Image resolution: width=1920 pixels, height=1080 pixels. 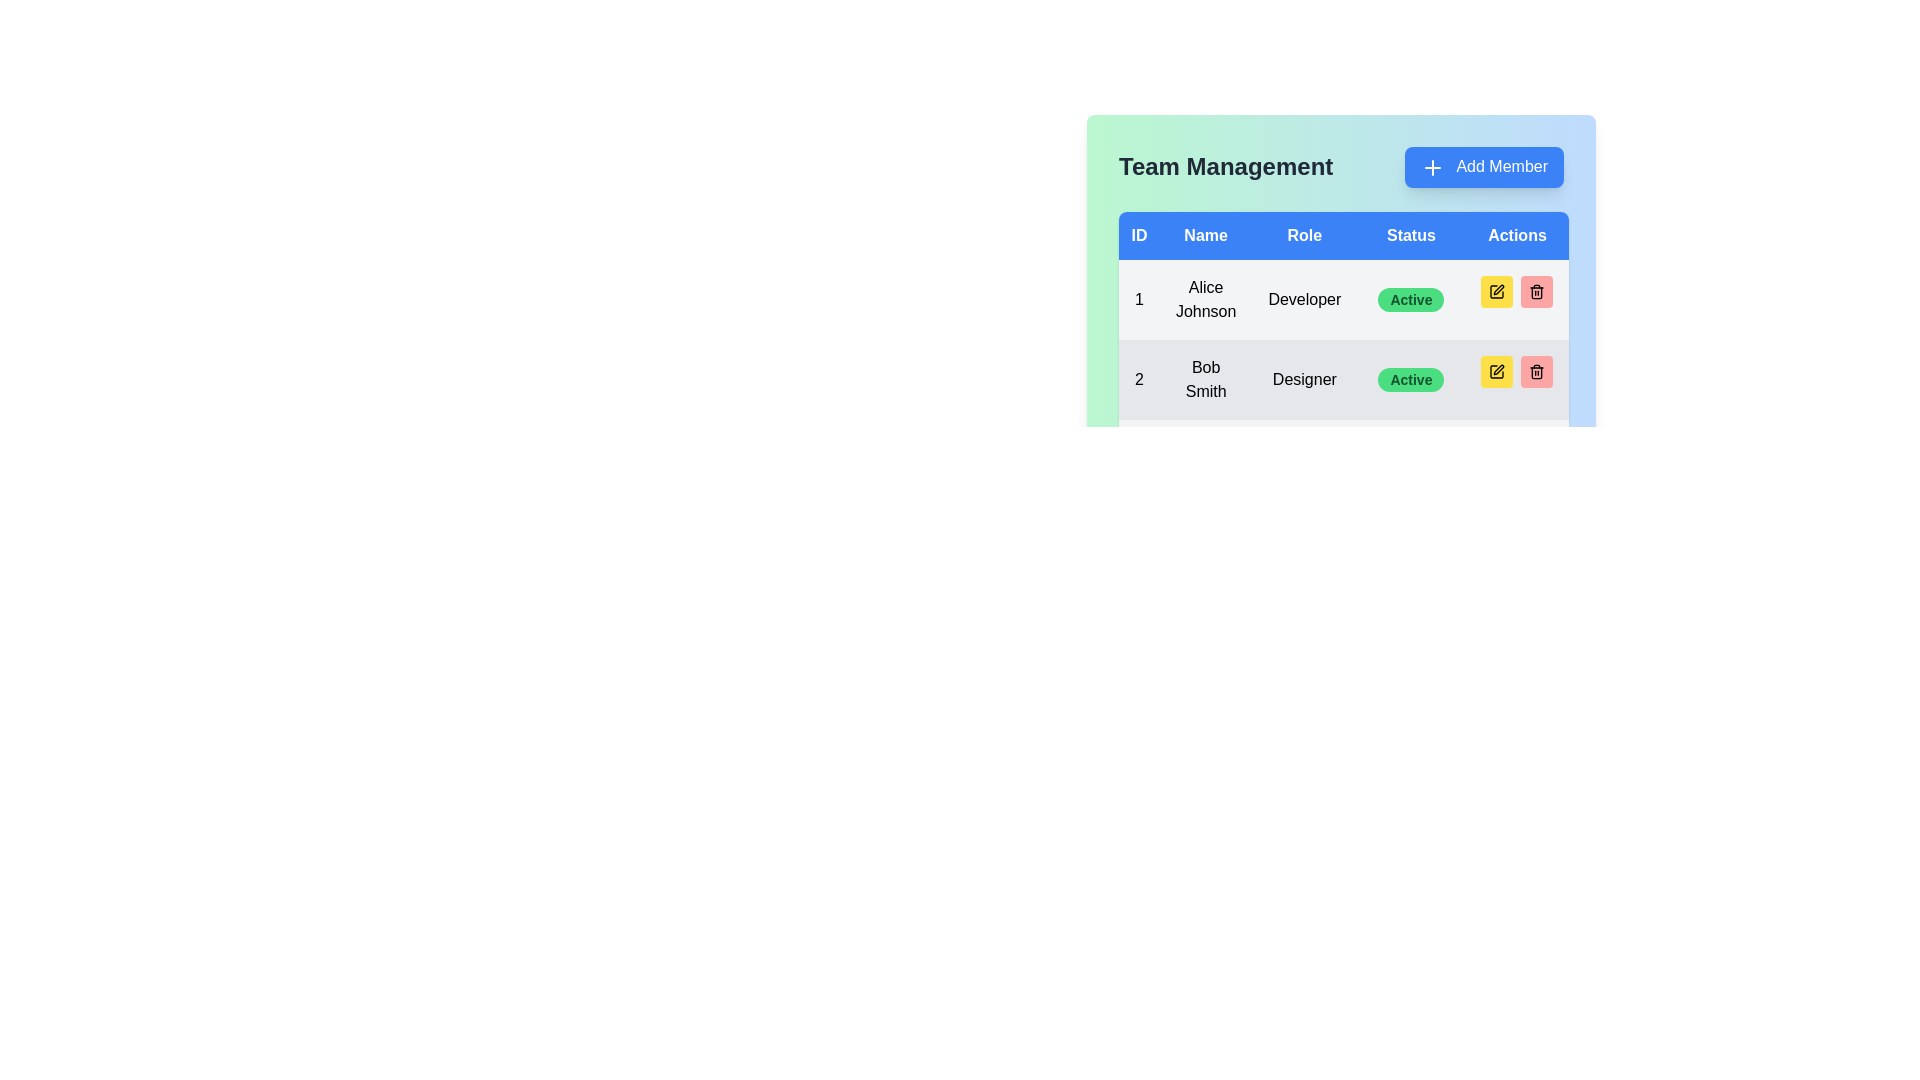 I want to click on the text label displaying 'Bob Smith' in the second row of the table under the 'Name' column, so click(x=1205, y=379).